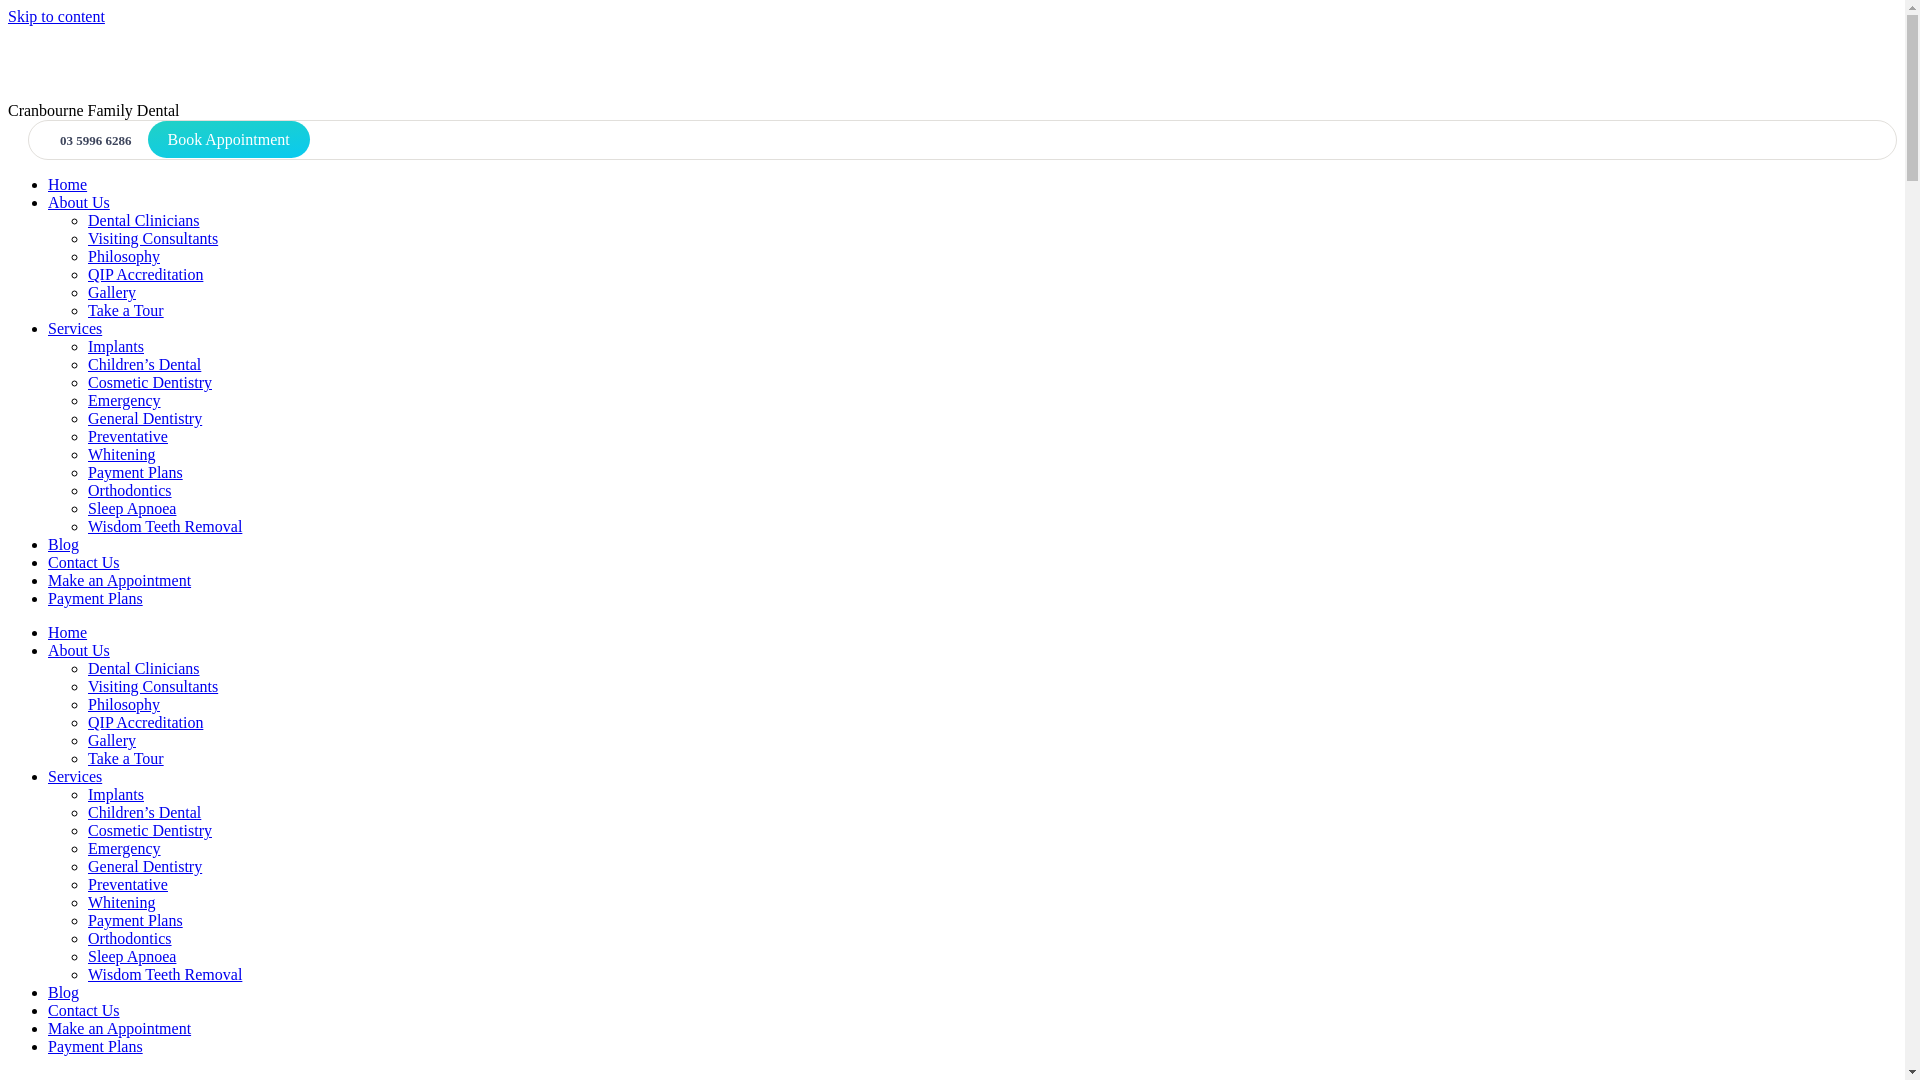 This screenshot has height=1080, width=1920. Describe the element at coordinates (134, 920) in the screenshot. I see `'Payment Plans'` at that location.